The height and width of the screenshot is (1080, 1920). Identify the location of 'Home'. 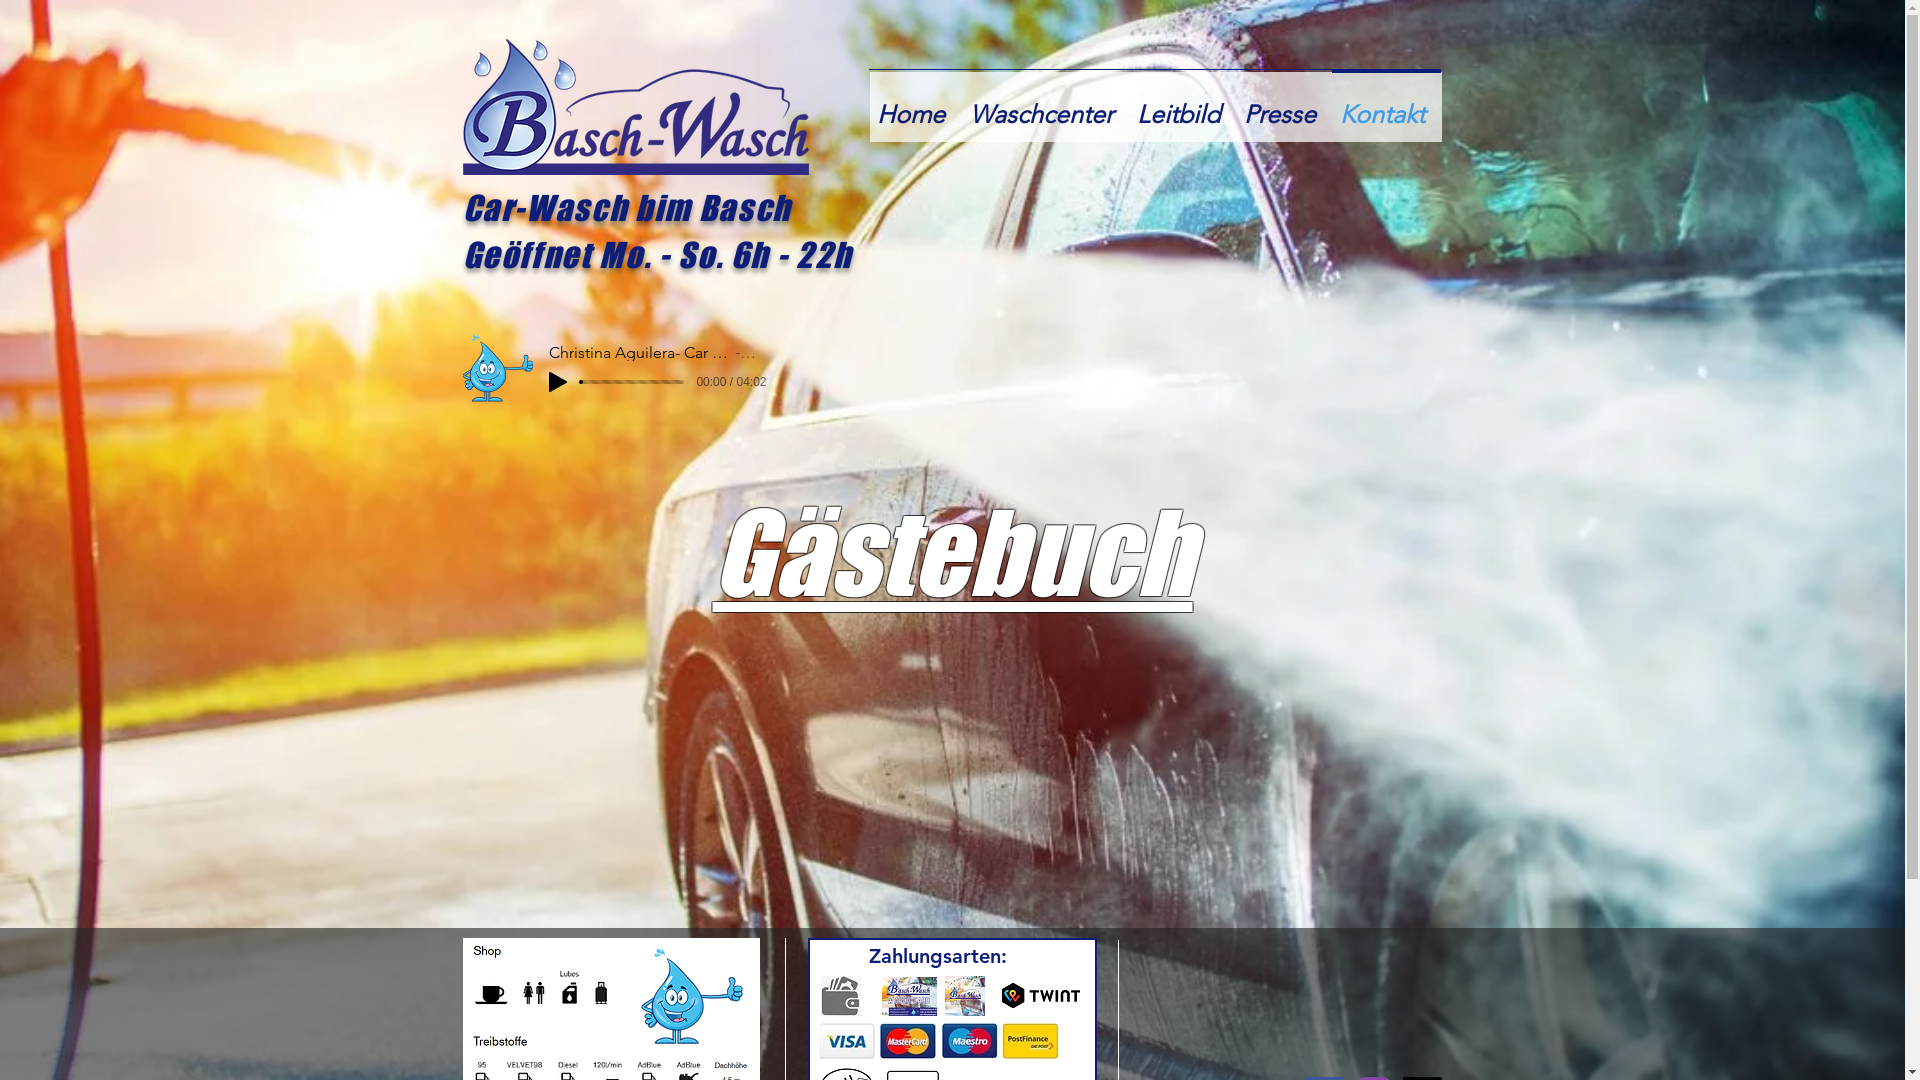
(913, 105).